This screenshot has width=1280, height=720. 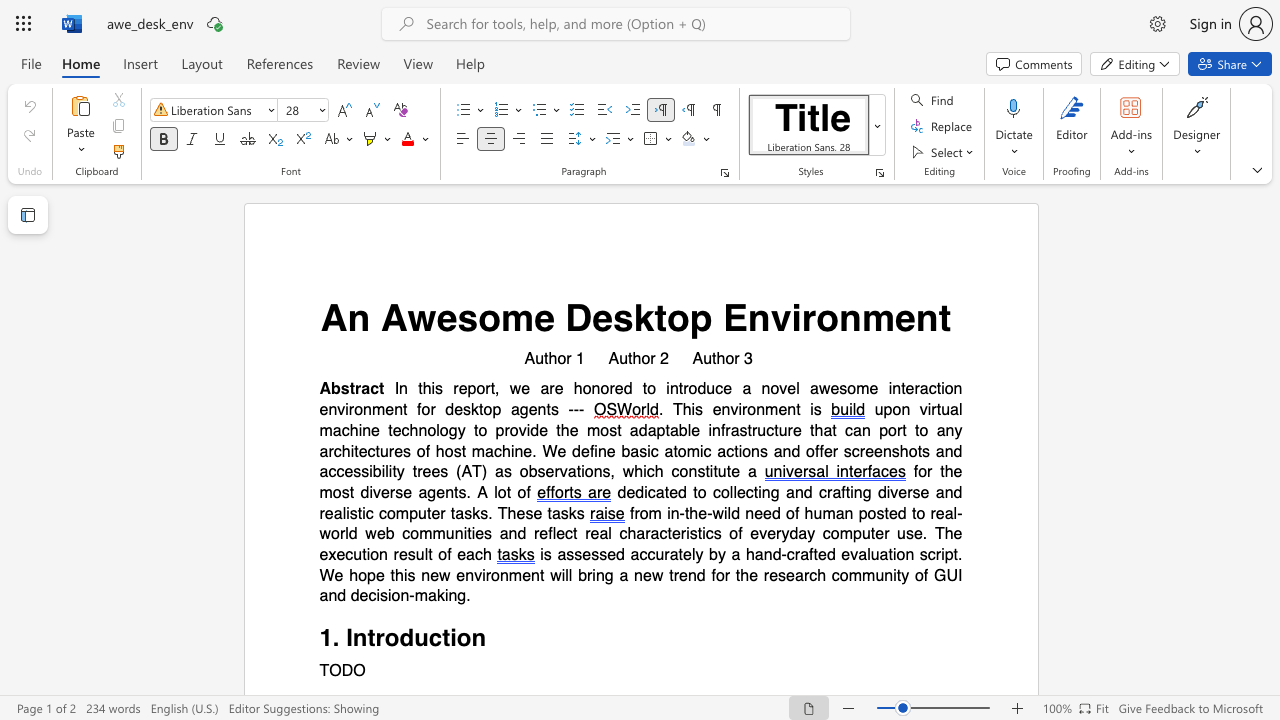 What do you see at coordinates (622, 533) in the screenshot?
I see `the 3th character "c" in the text` at bounding box center [622, 533].